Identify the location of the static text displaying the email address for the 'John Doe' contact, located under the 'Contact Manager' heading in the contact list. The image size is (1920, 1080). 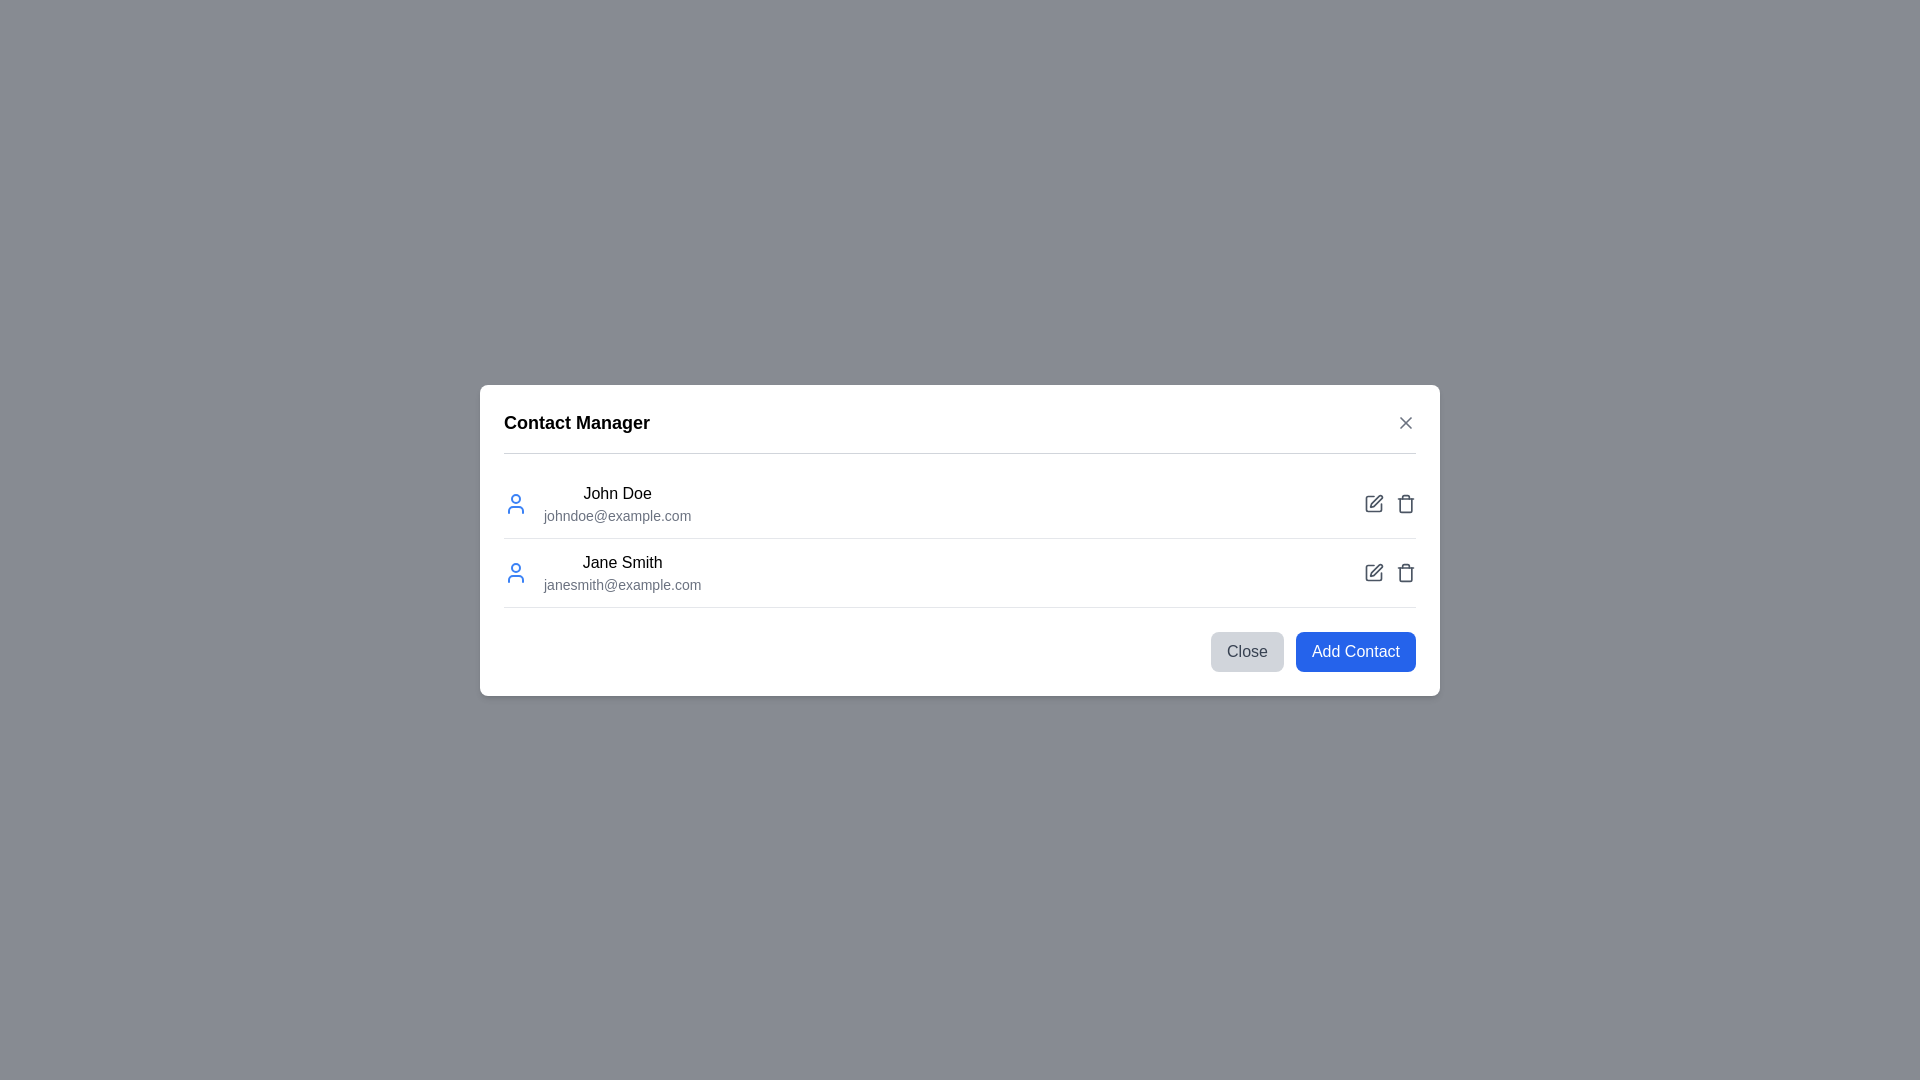
(616, 514).